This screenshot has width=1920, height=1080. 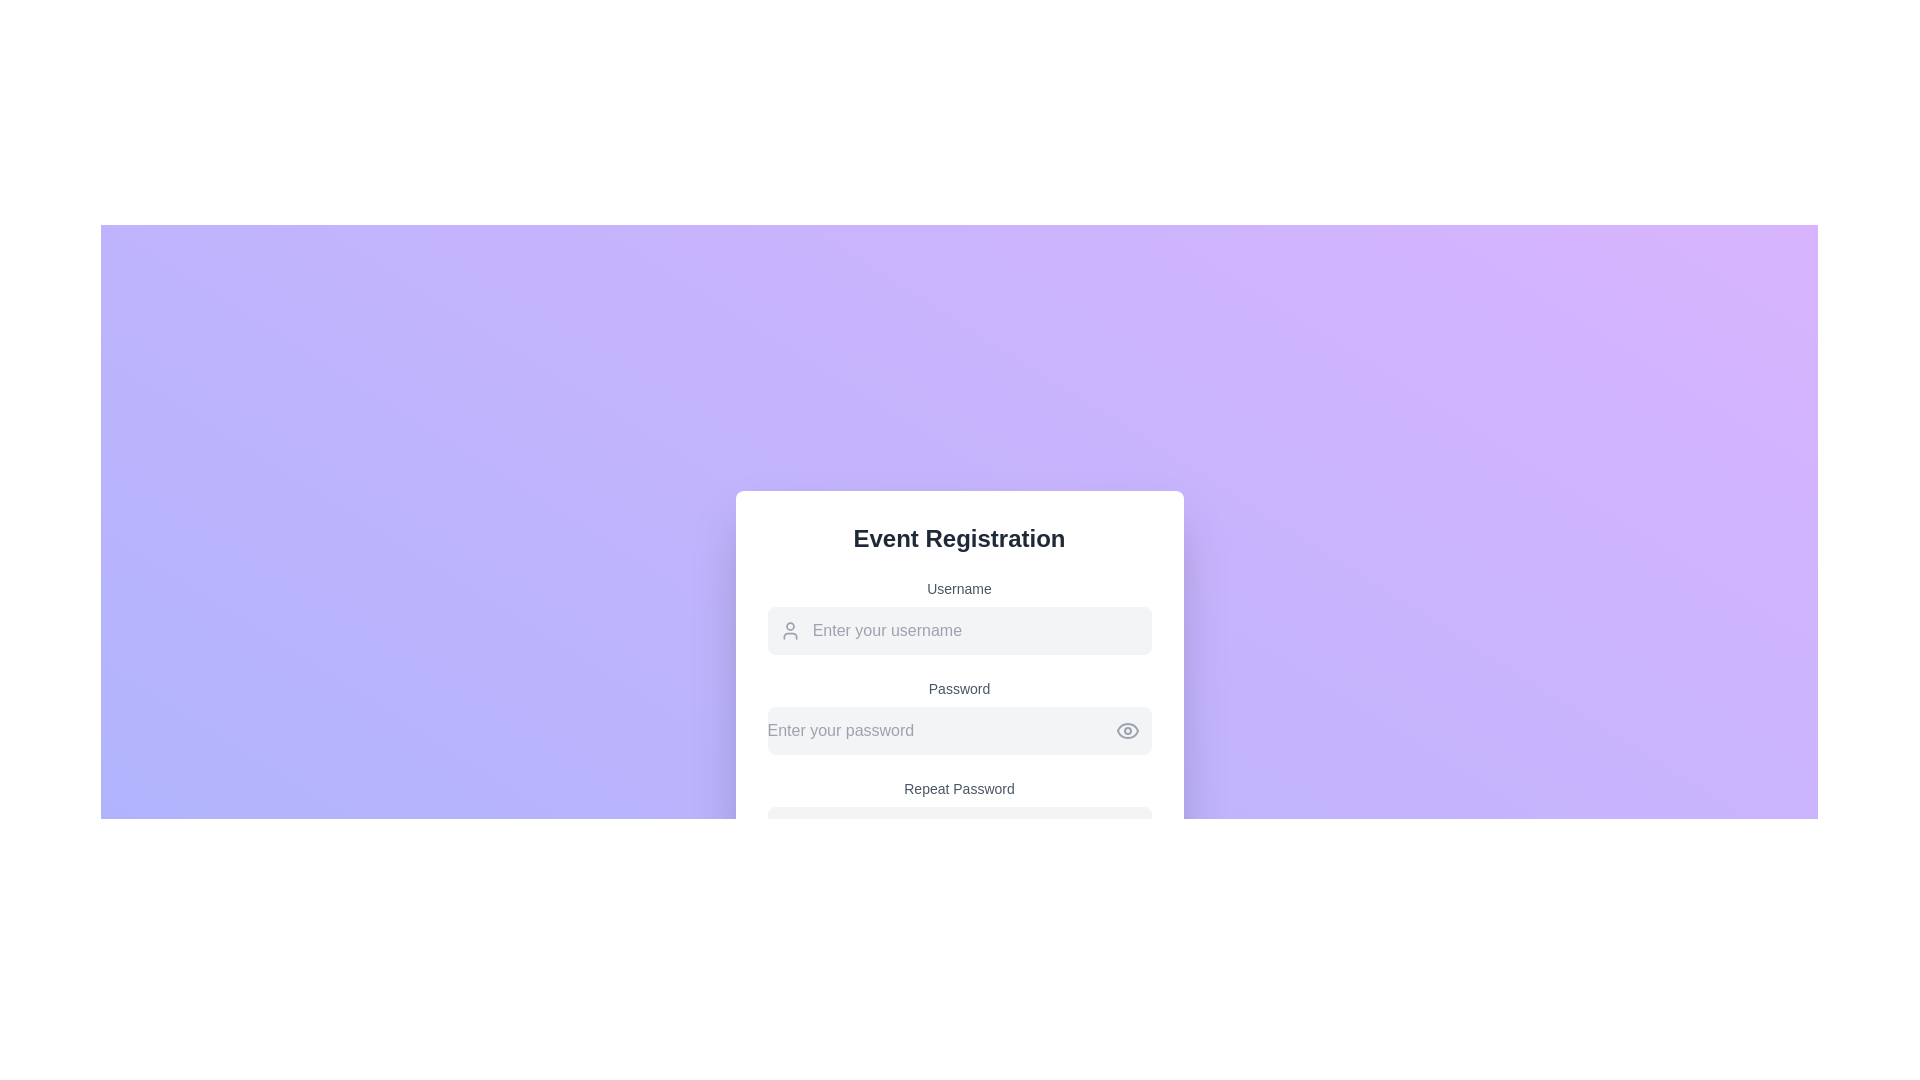 What do you see at coordinates (958, 588) in the screenshot?
I see `the 'Username' text label, which is styled in gray and positioned above the input field for entering a username in the event registration form` at bounding box center [958, 588].